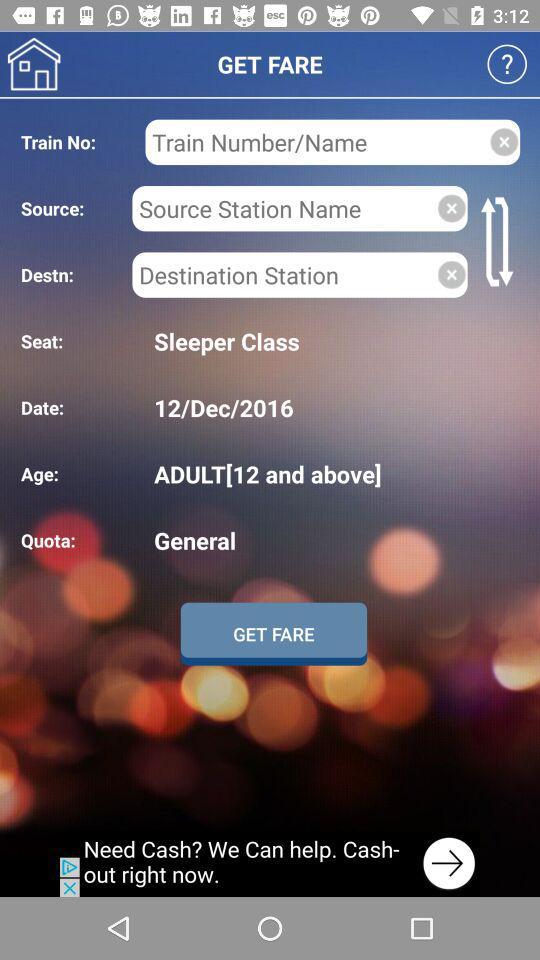 Image resolution: width=540 pixels, height=960 pixels. Describe the element at coordinates (33, 64) in the screenshot. I see `home button` at that location.